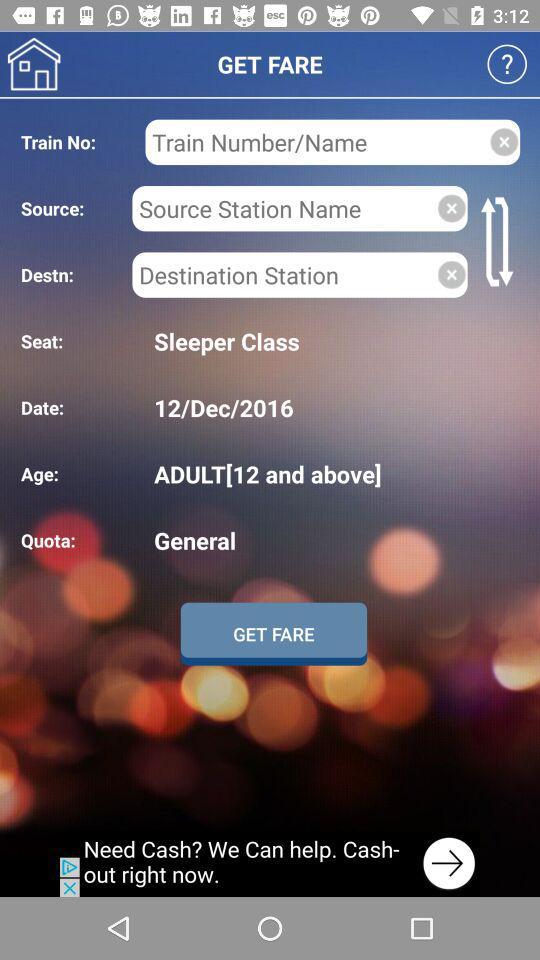 Image resolution: width=540 pixels, height=960 pixels. Describe the element at coordinates (33, 64) in the screenshot. I see `home button` at that location.